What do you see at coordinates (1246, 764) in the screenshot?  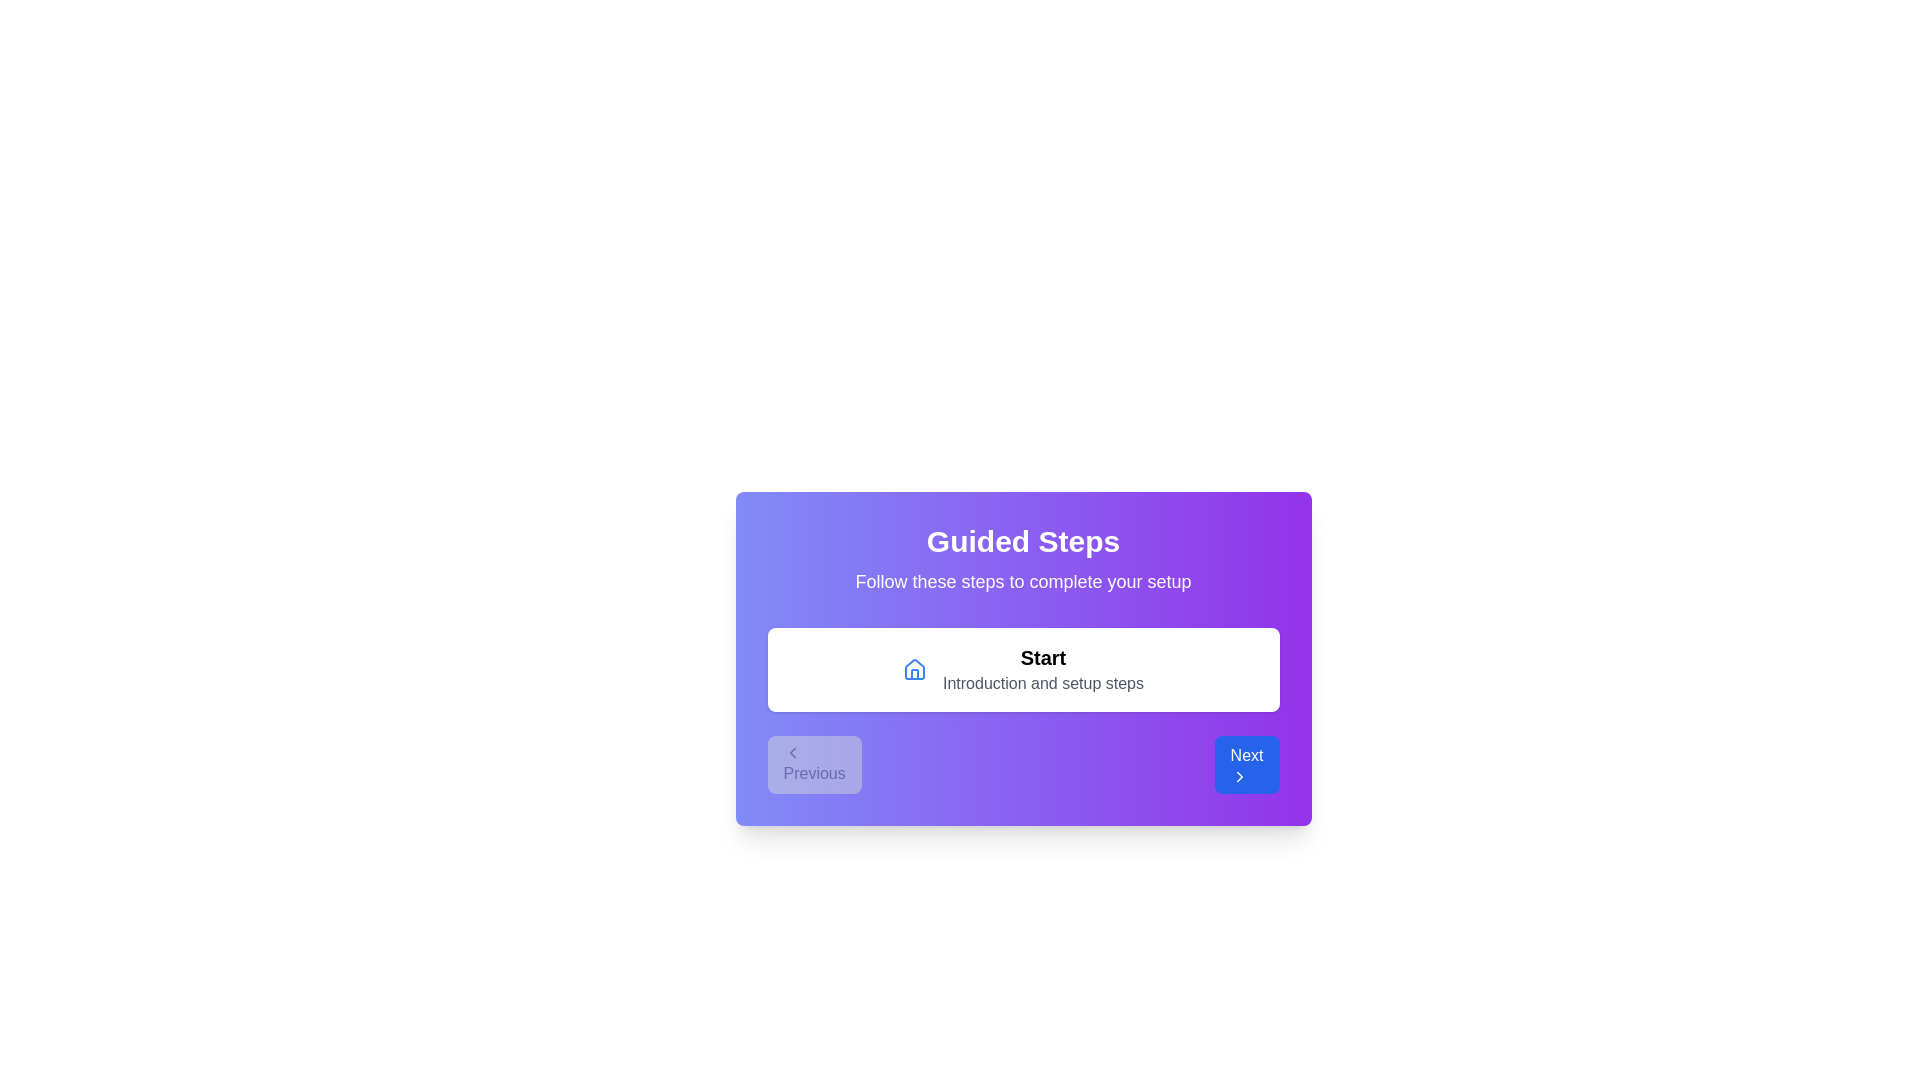 I see `the rectangular button with a blue background labeled 'Next', which contains a white right-facing arrow icon, to observe its hover effects` at bounding box center [1246, 764].